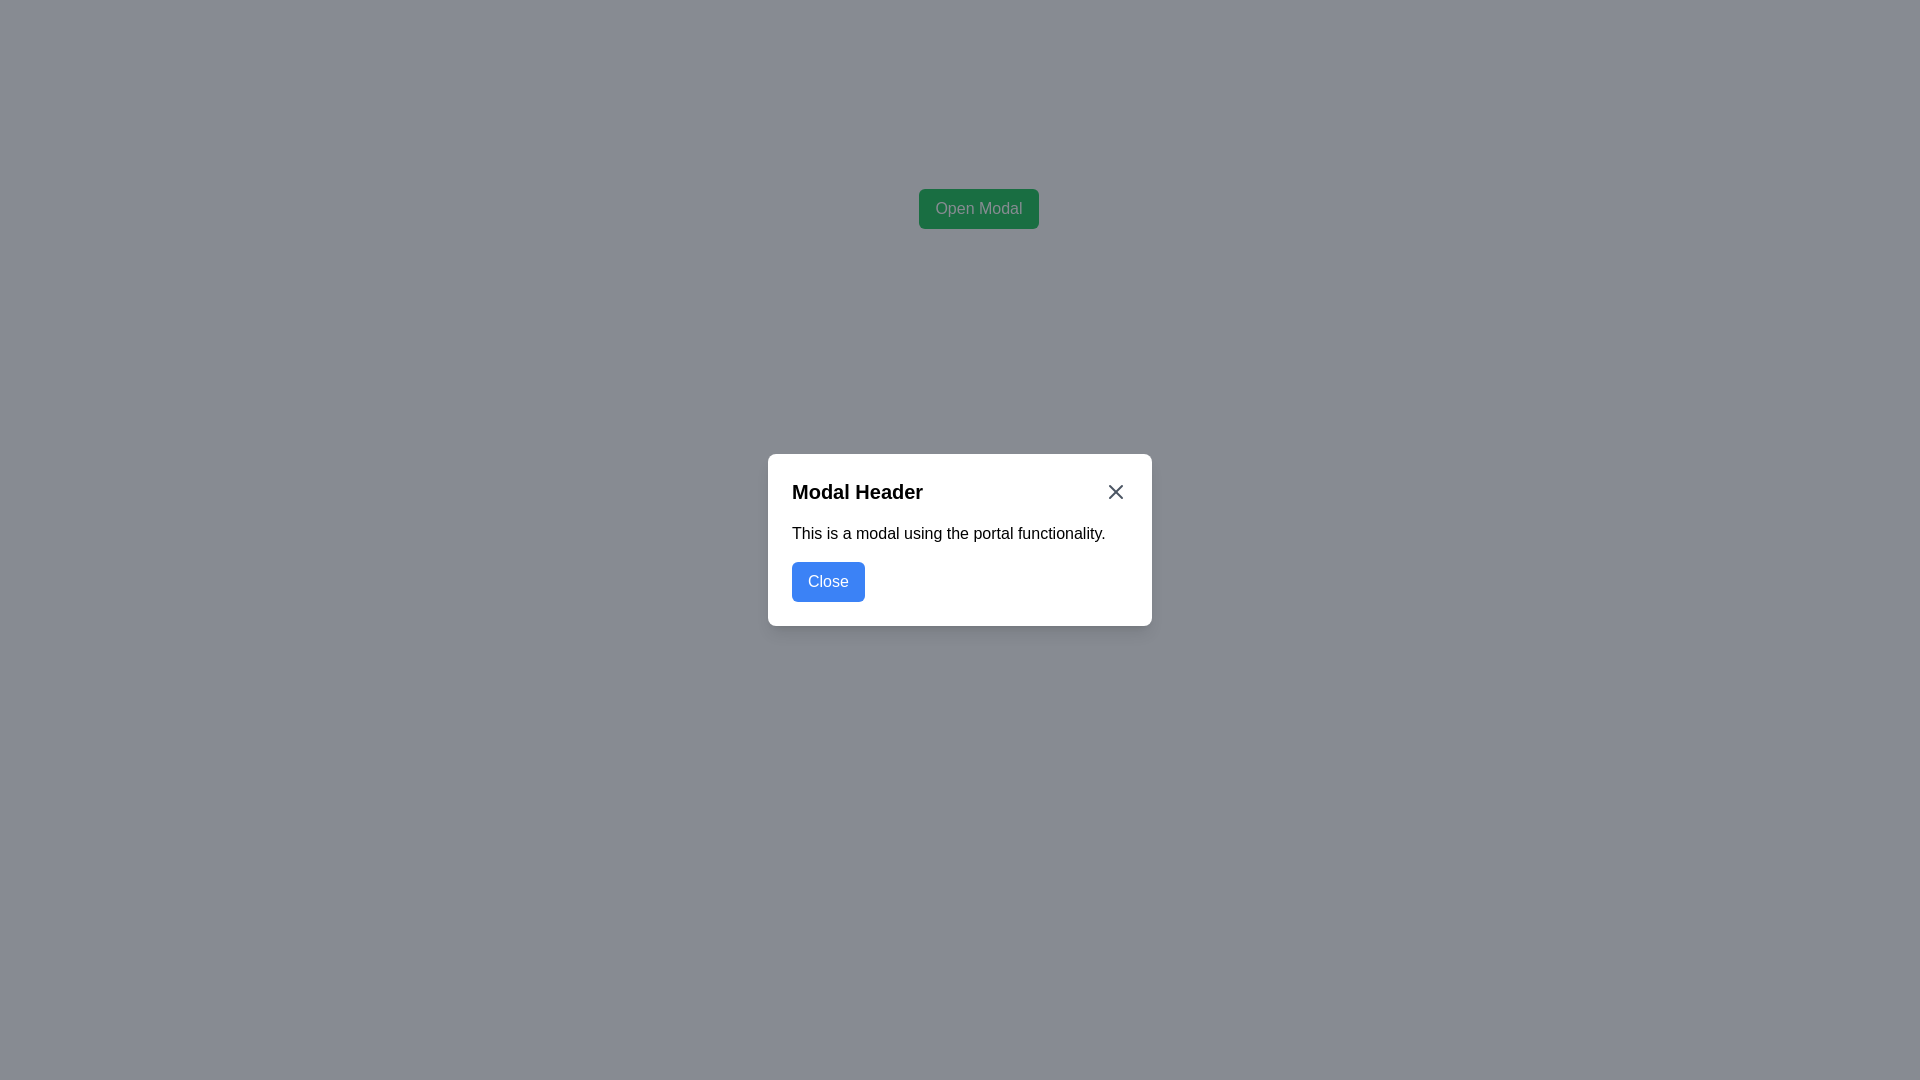 This screenshot has height=1080, width=1920. I want to click on the 'Open Modal' button, which is a green rectangular button with rounded corners and white text, centrally located at the top part of the modal window interface, so click(979, 208).